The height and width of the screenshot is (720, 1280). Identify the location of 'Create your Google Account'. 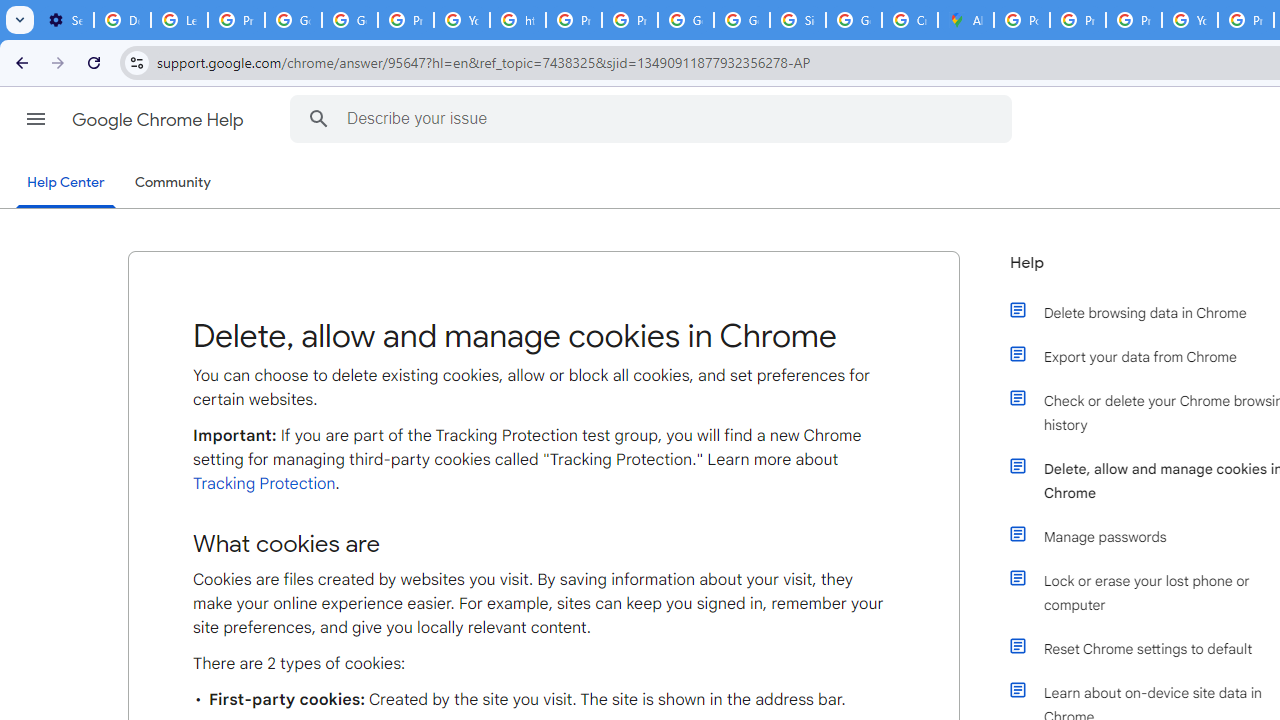
(909, 20).